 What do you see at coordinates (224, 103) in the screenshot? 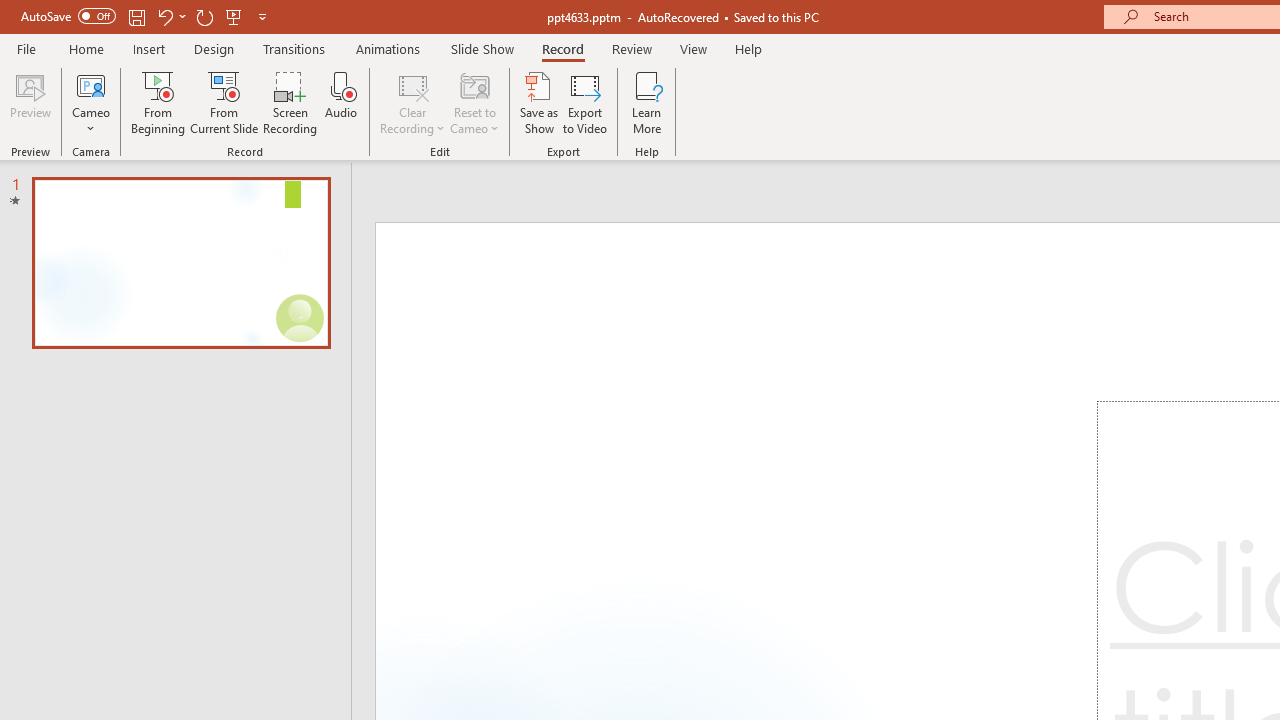
I see `'From Current Slide...'` at bounding box center [224, 103].